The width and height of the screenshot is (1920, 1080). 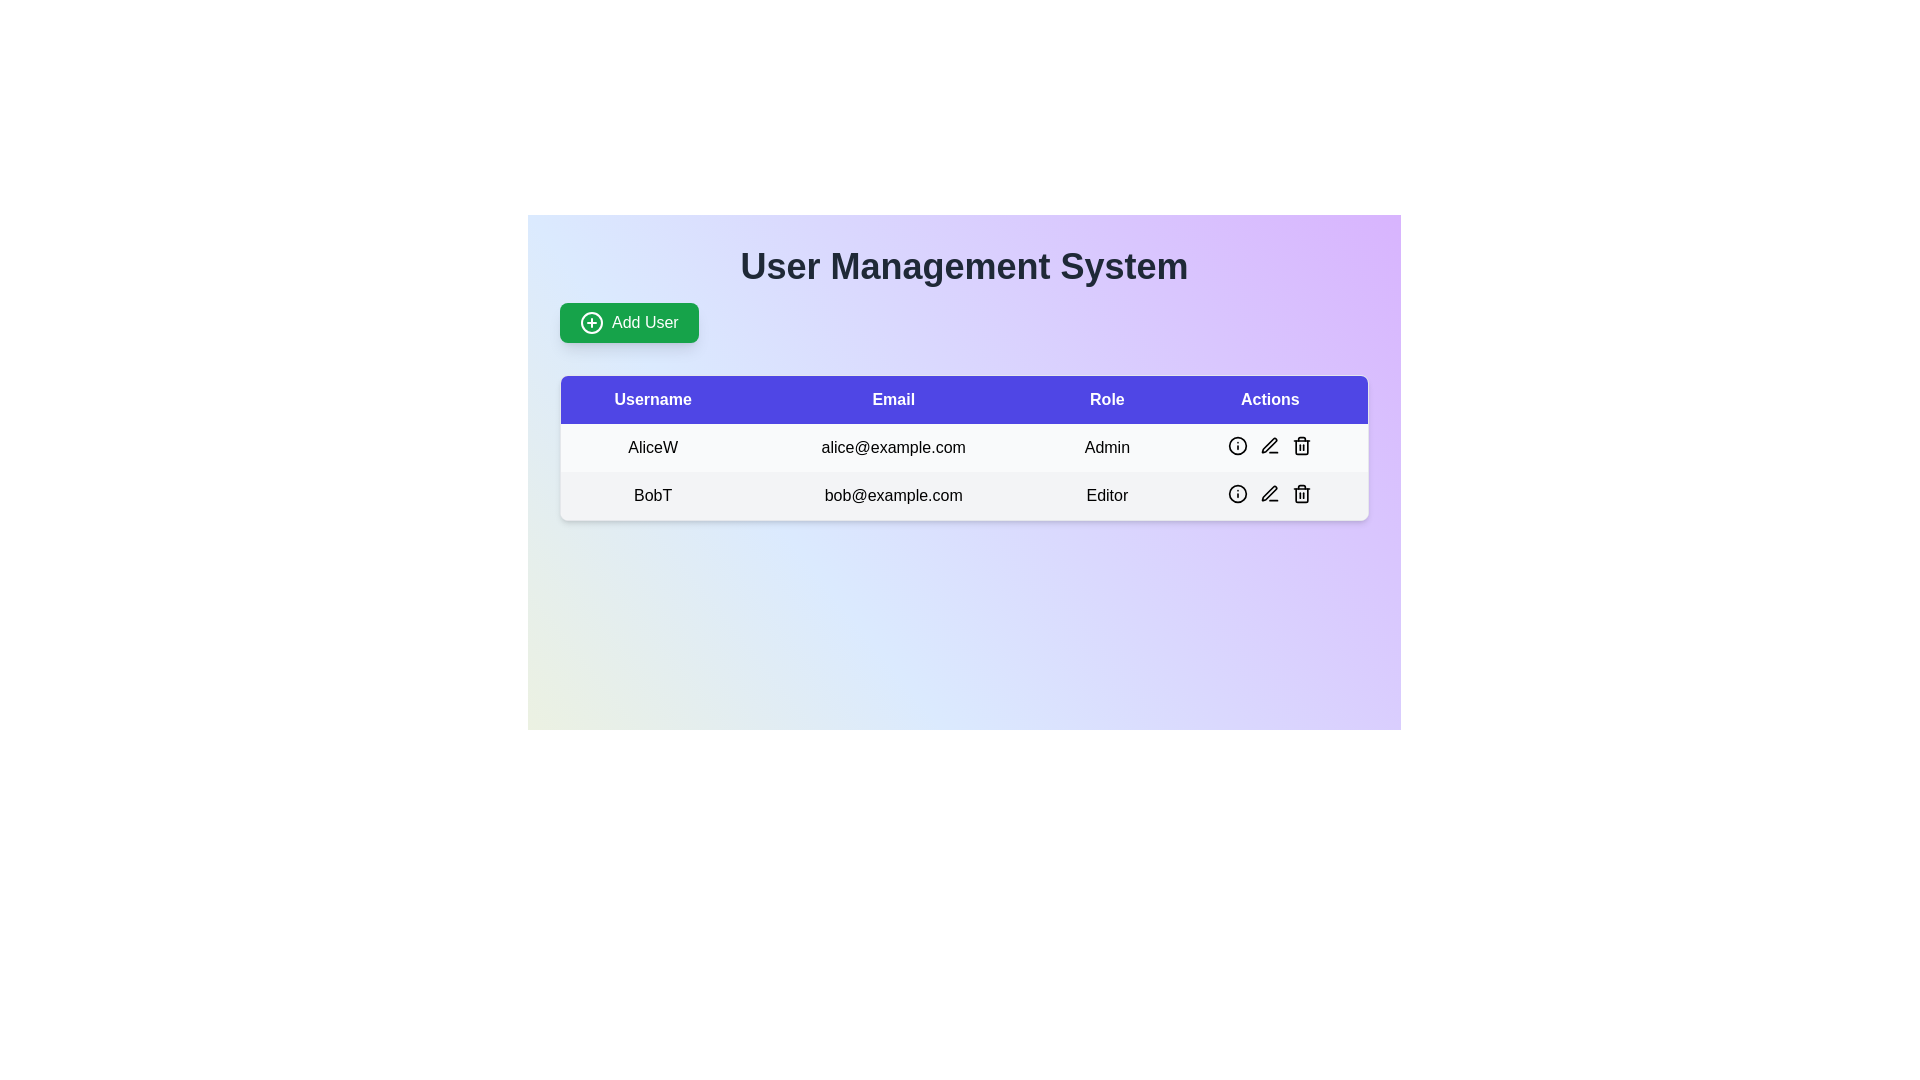 I want to click on the pen icon in the 'Actions' column of the second row for the entry 'BobT', so click(x=1269, y=445).